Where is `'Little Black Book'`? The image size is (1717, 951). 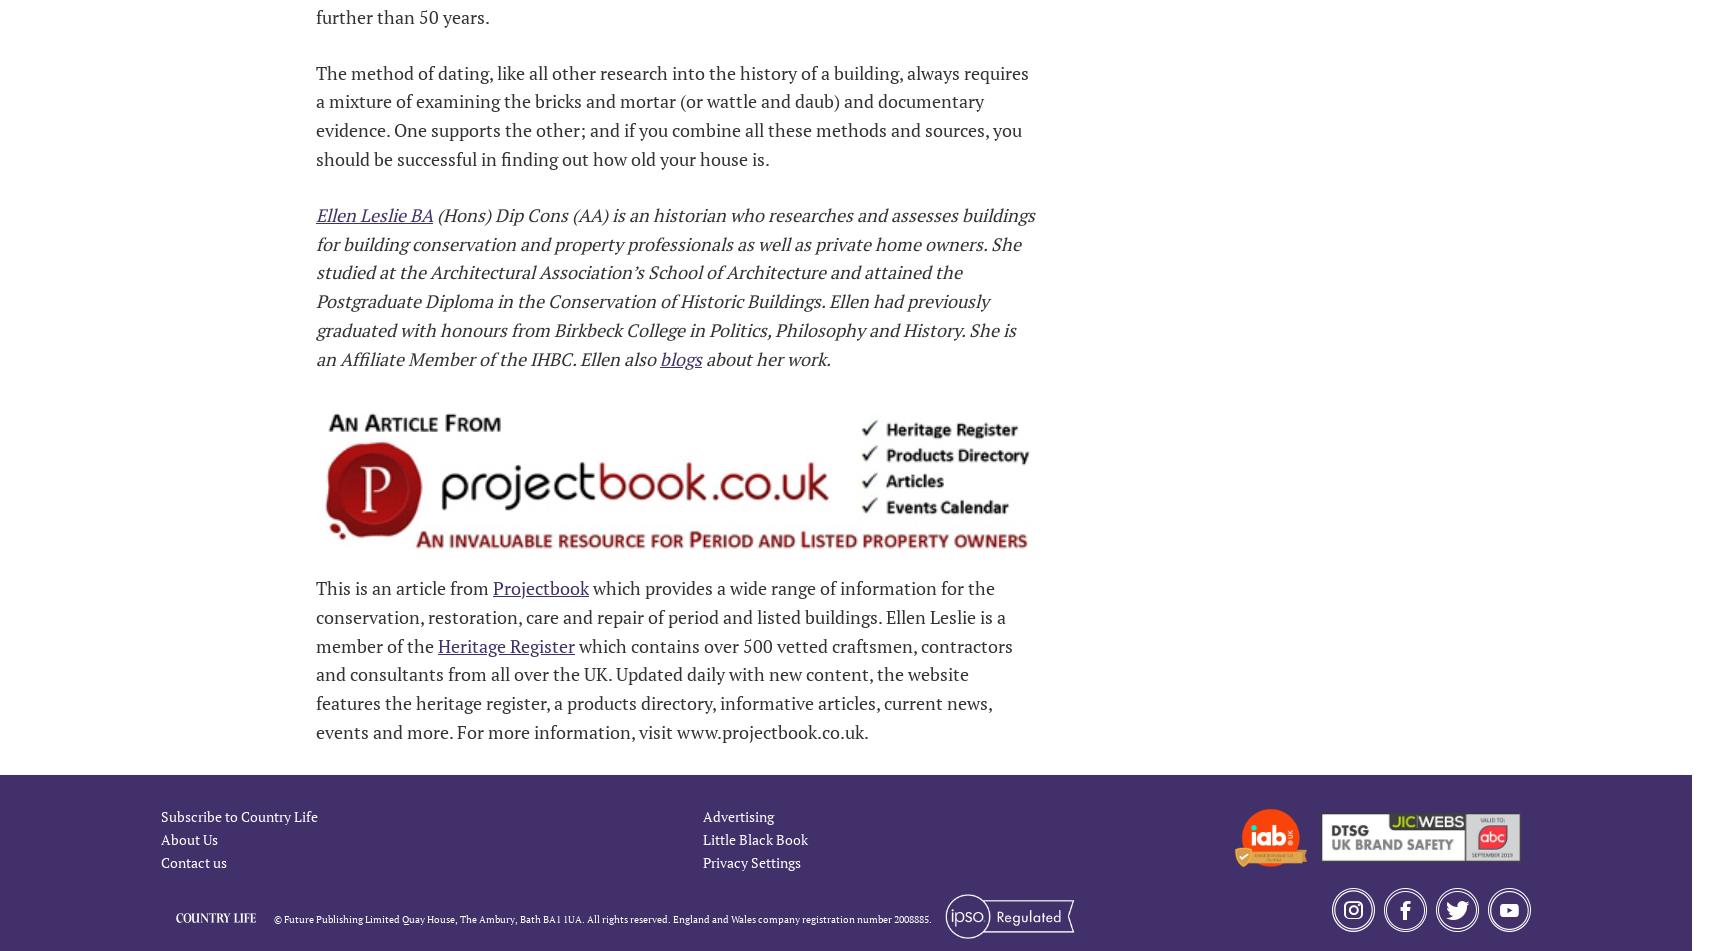 'Little Black Book' is located at coordinates (755, 837).